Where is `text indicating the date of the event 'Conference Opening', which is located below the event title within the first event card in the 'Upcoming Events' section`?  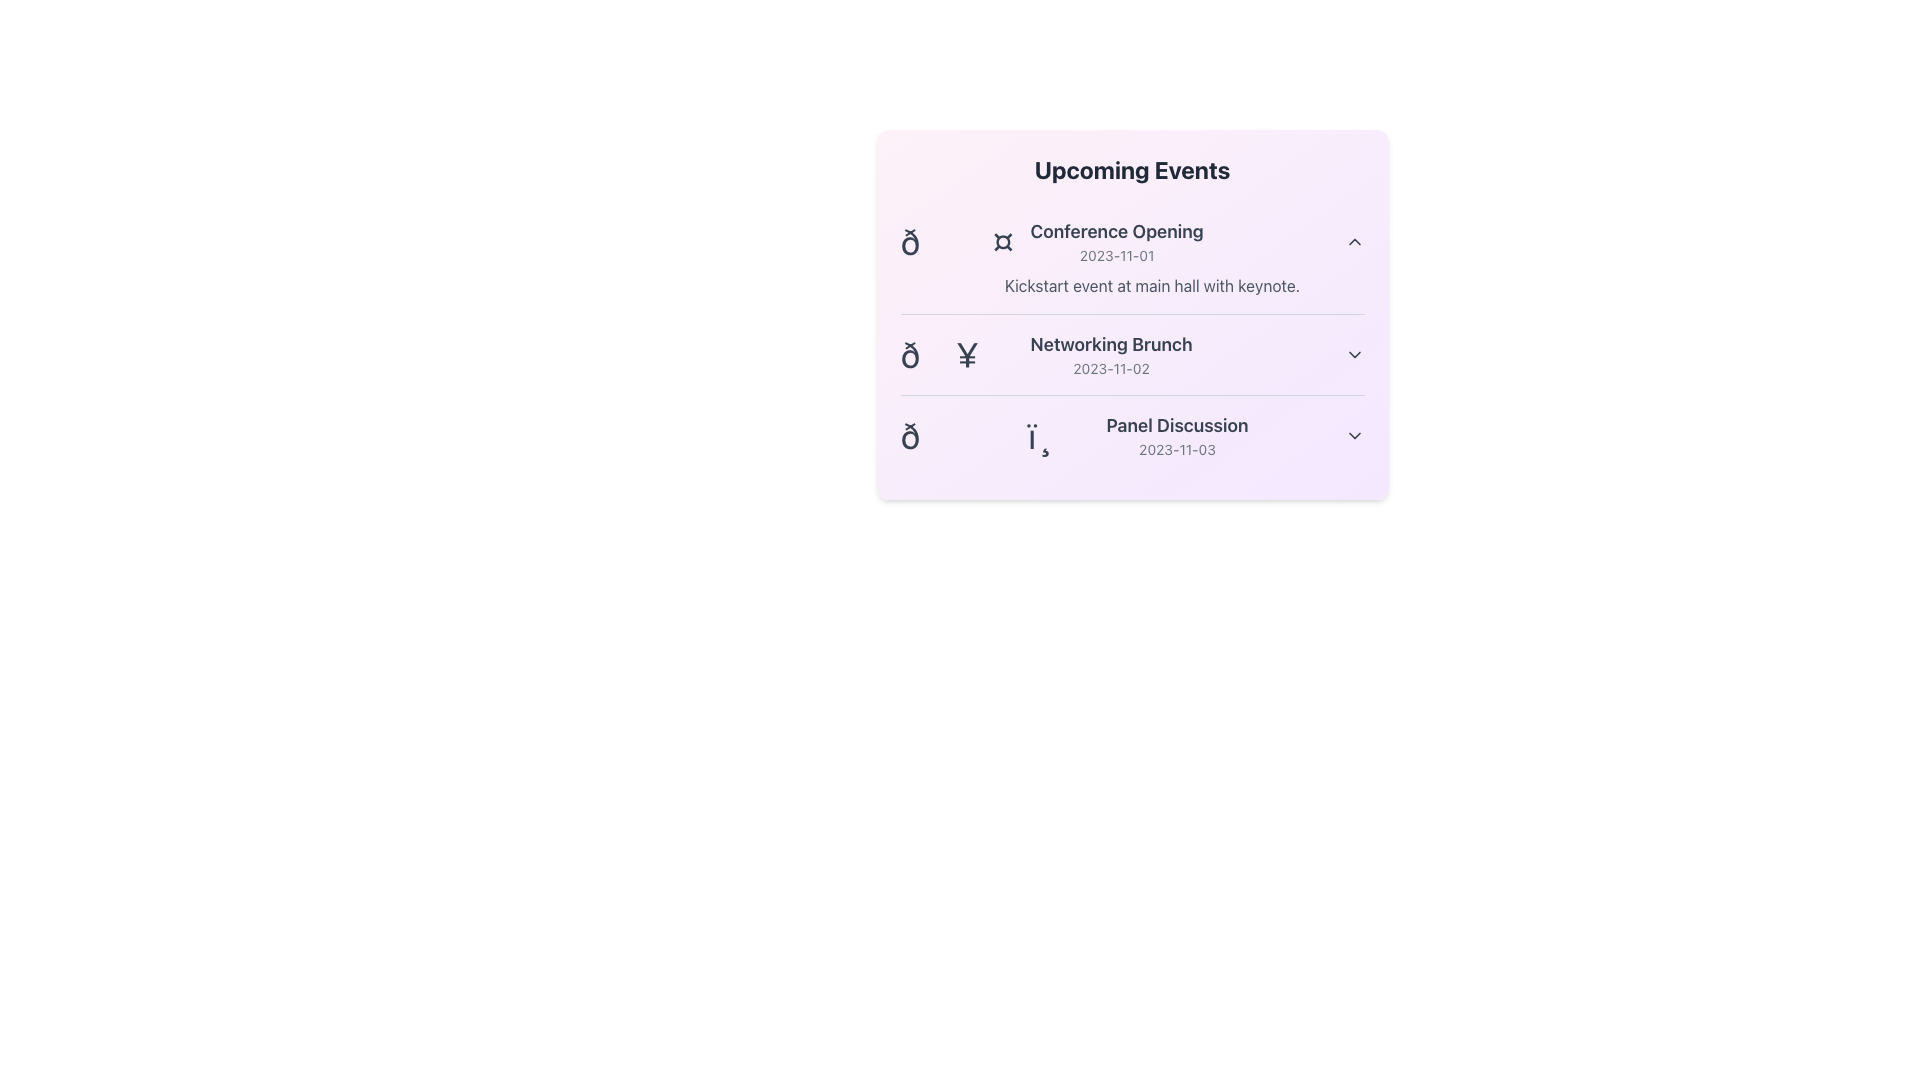 text indicating the date of the event 'Conference Opening', which is located below the event title within the first event card in the 'Upcoming Events' section is located at coordinates (1116, 254).